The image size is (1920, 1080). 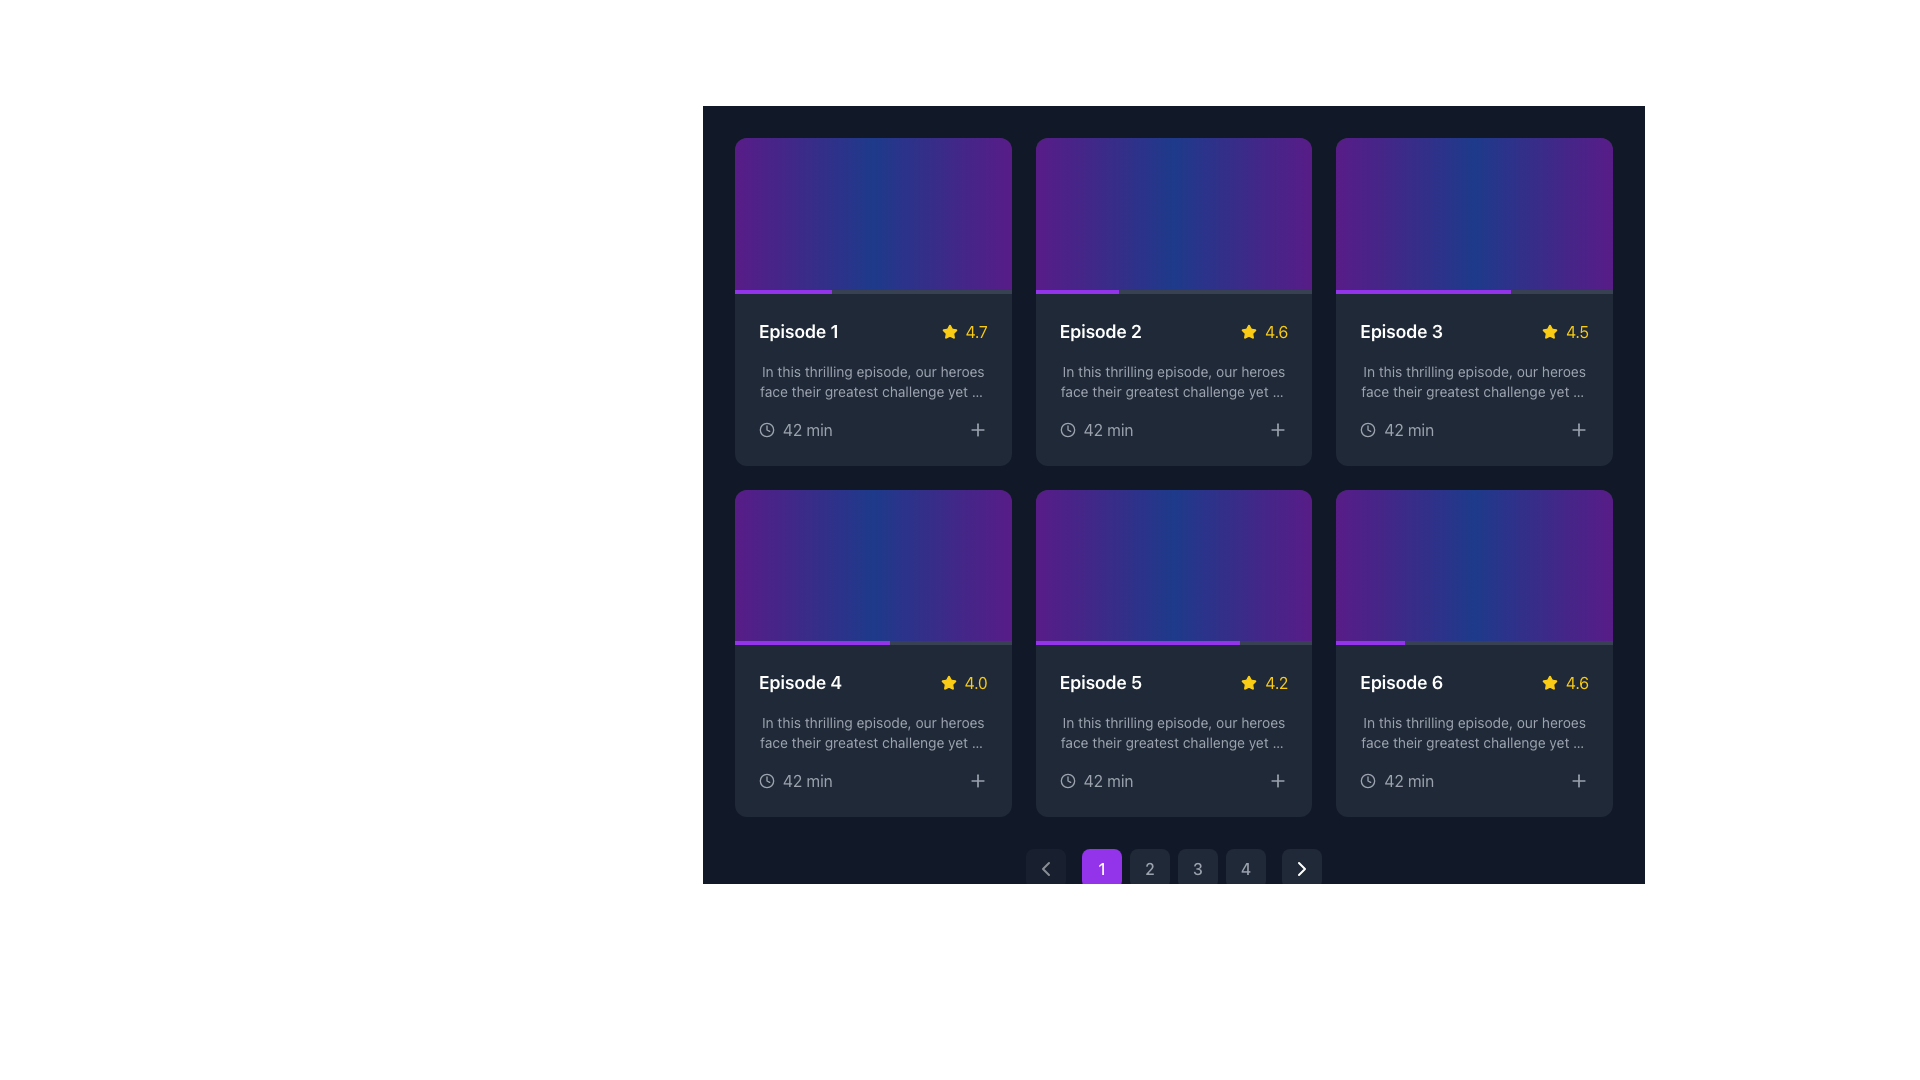 What do you see at coordinates (1099, 682) in the screenshot?
I see `the prominent text label displaying 'Episode 5' in bold white font within the fifth card layout` at bounding box center [1099, 682].